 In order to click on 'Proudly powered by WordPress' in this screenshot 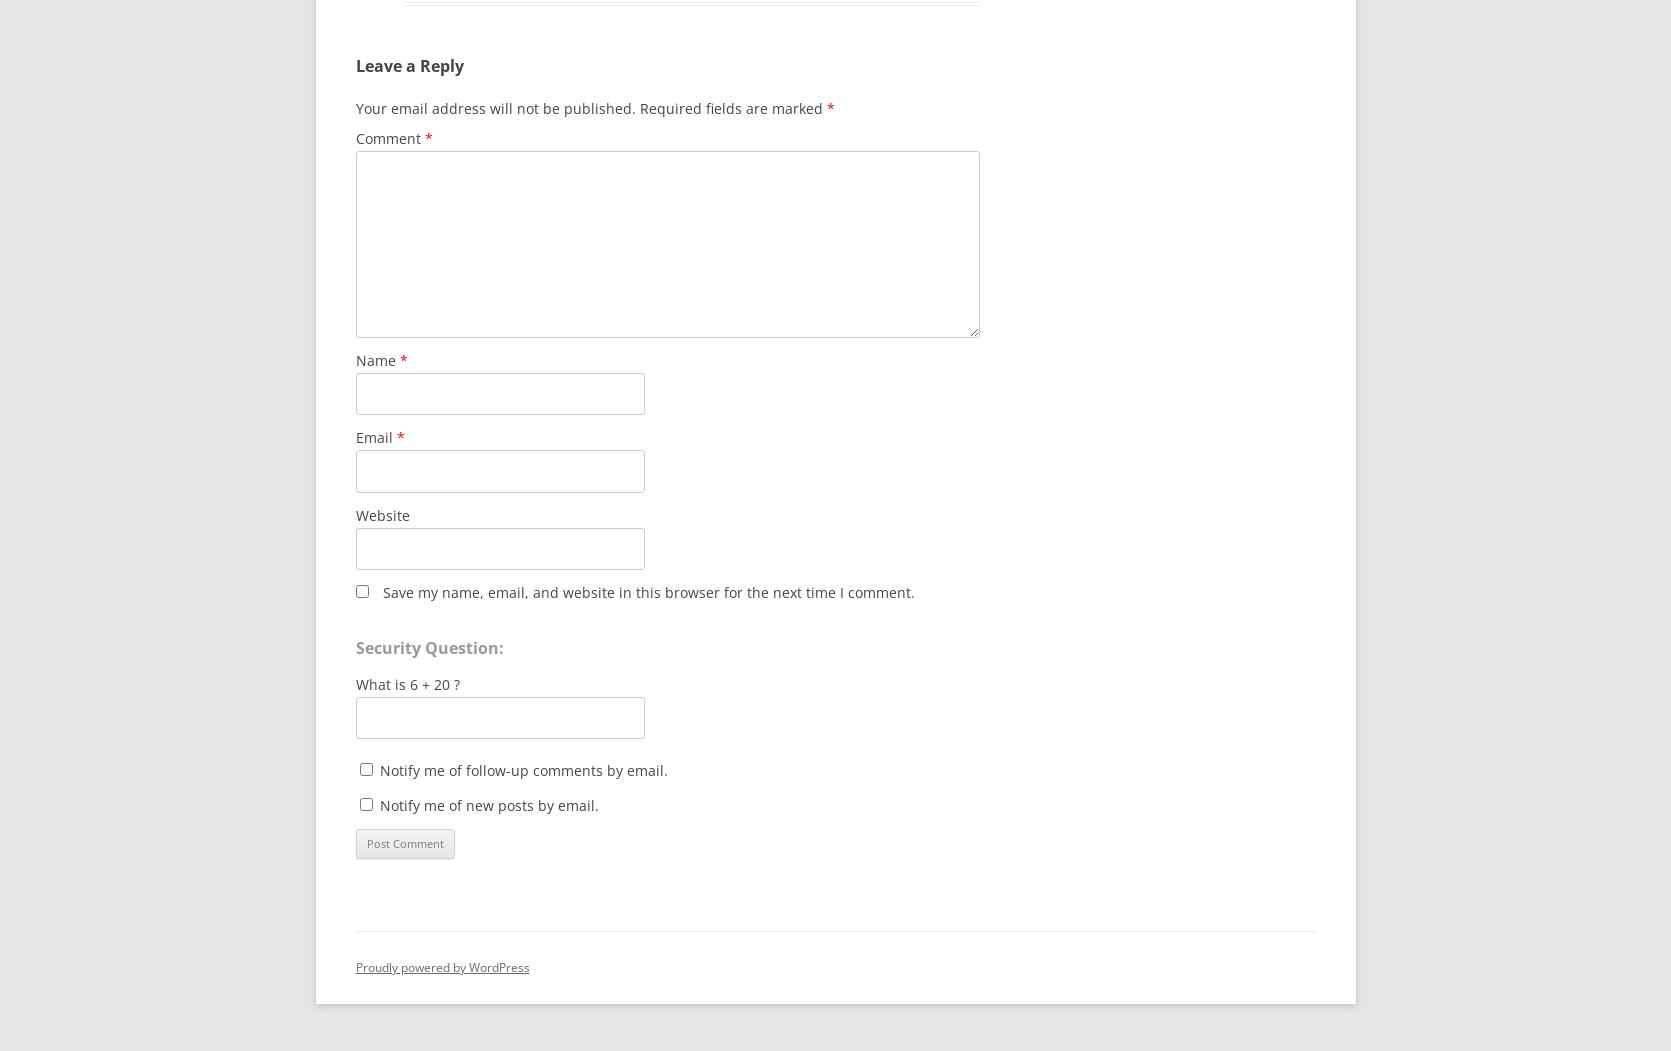, I will do `click(441, 966)`.